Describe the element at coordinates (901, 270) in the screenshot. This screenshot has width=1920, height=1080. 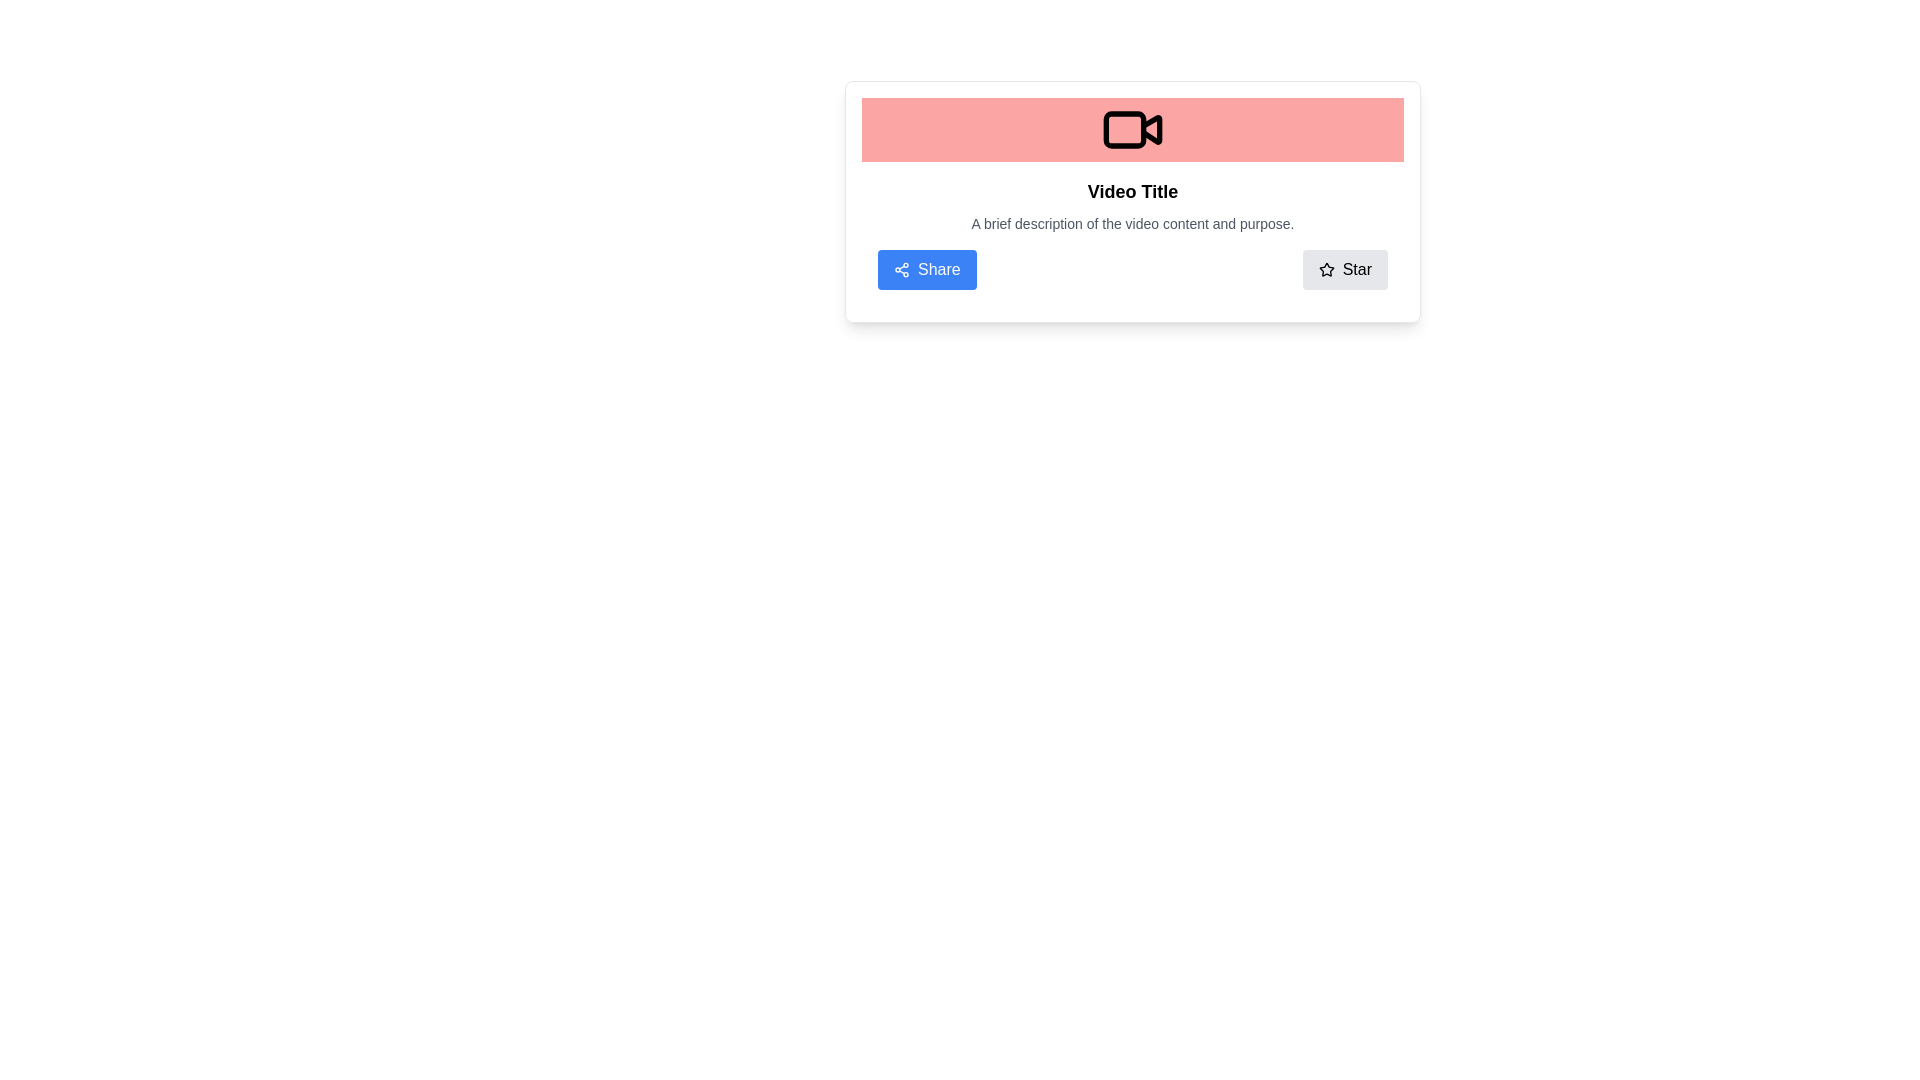
I see `the share icon SVG located within the blue 'Share' button at the bottom-left corner of the card` at that location.